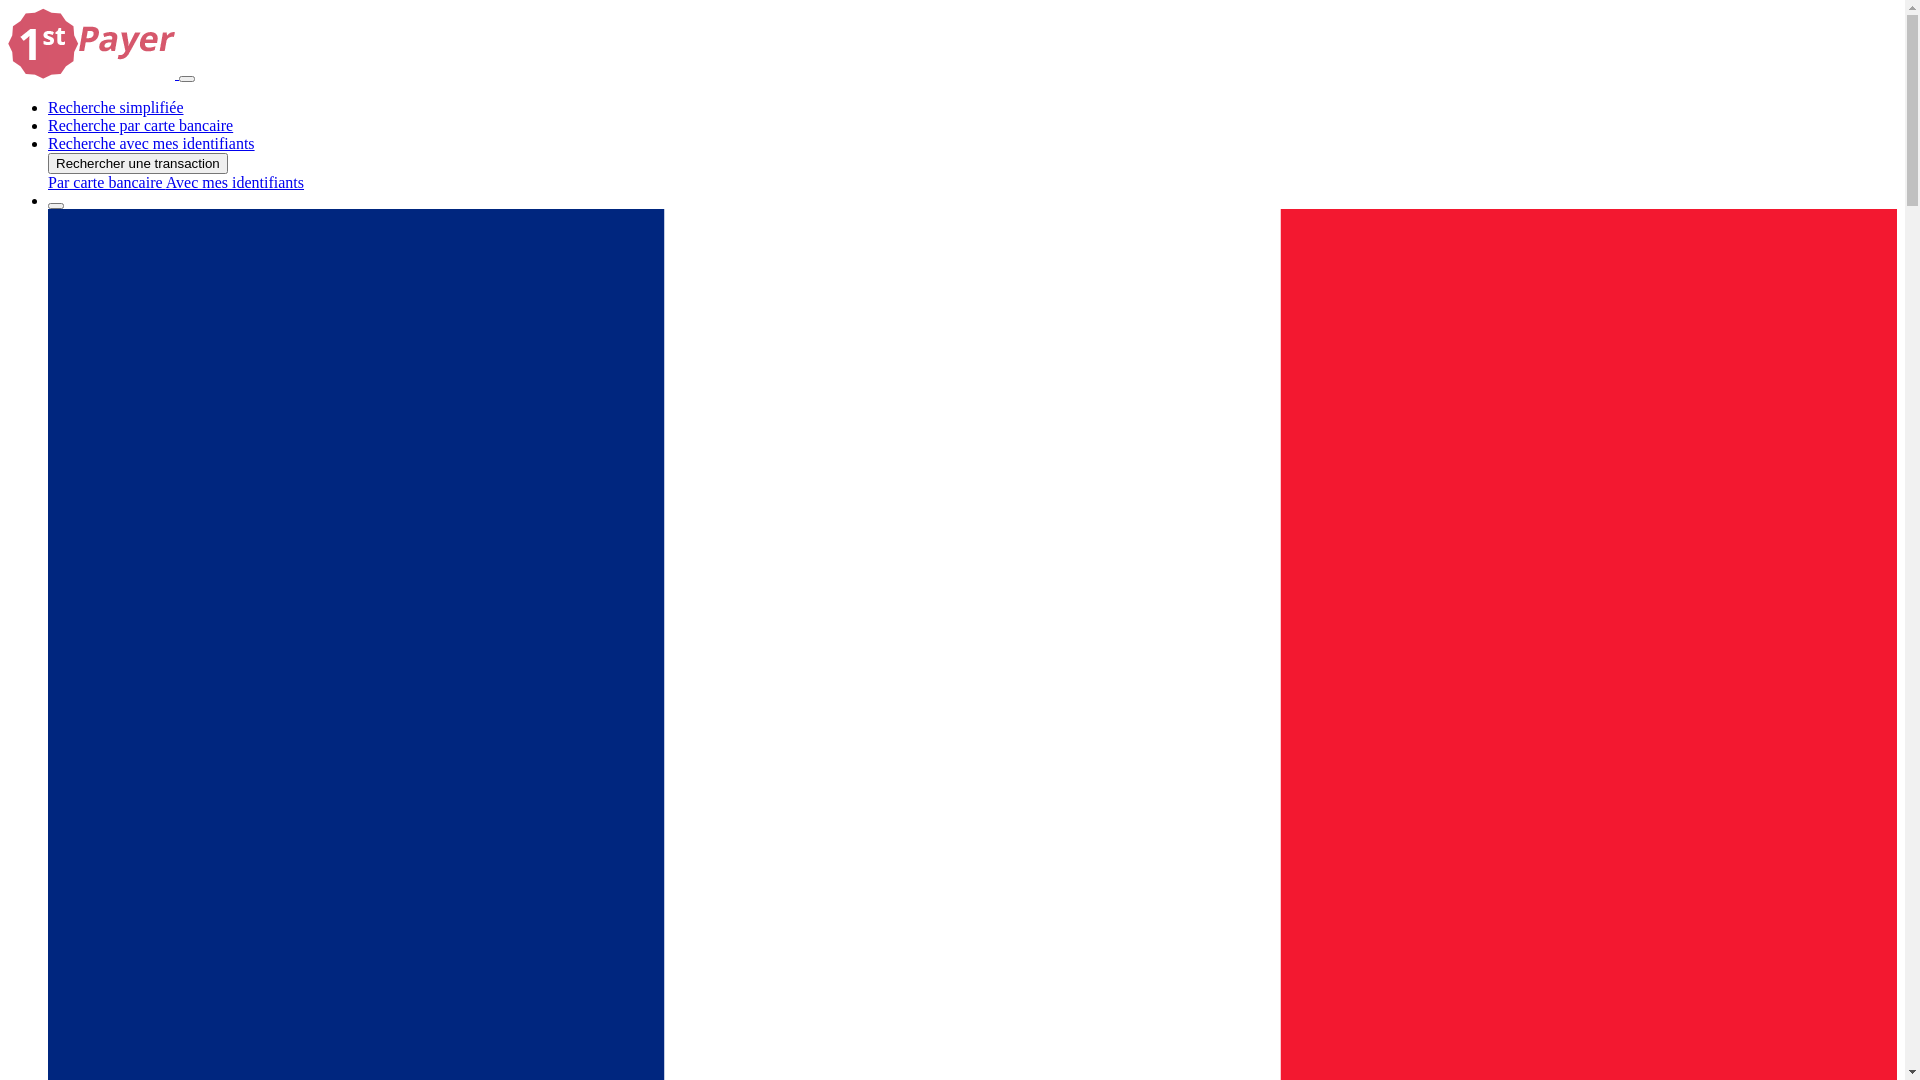  I want to click on 'Rechercher une transaction', so click(137, 162).